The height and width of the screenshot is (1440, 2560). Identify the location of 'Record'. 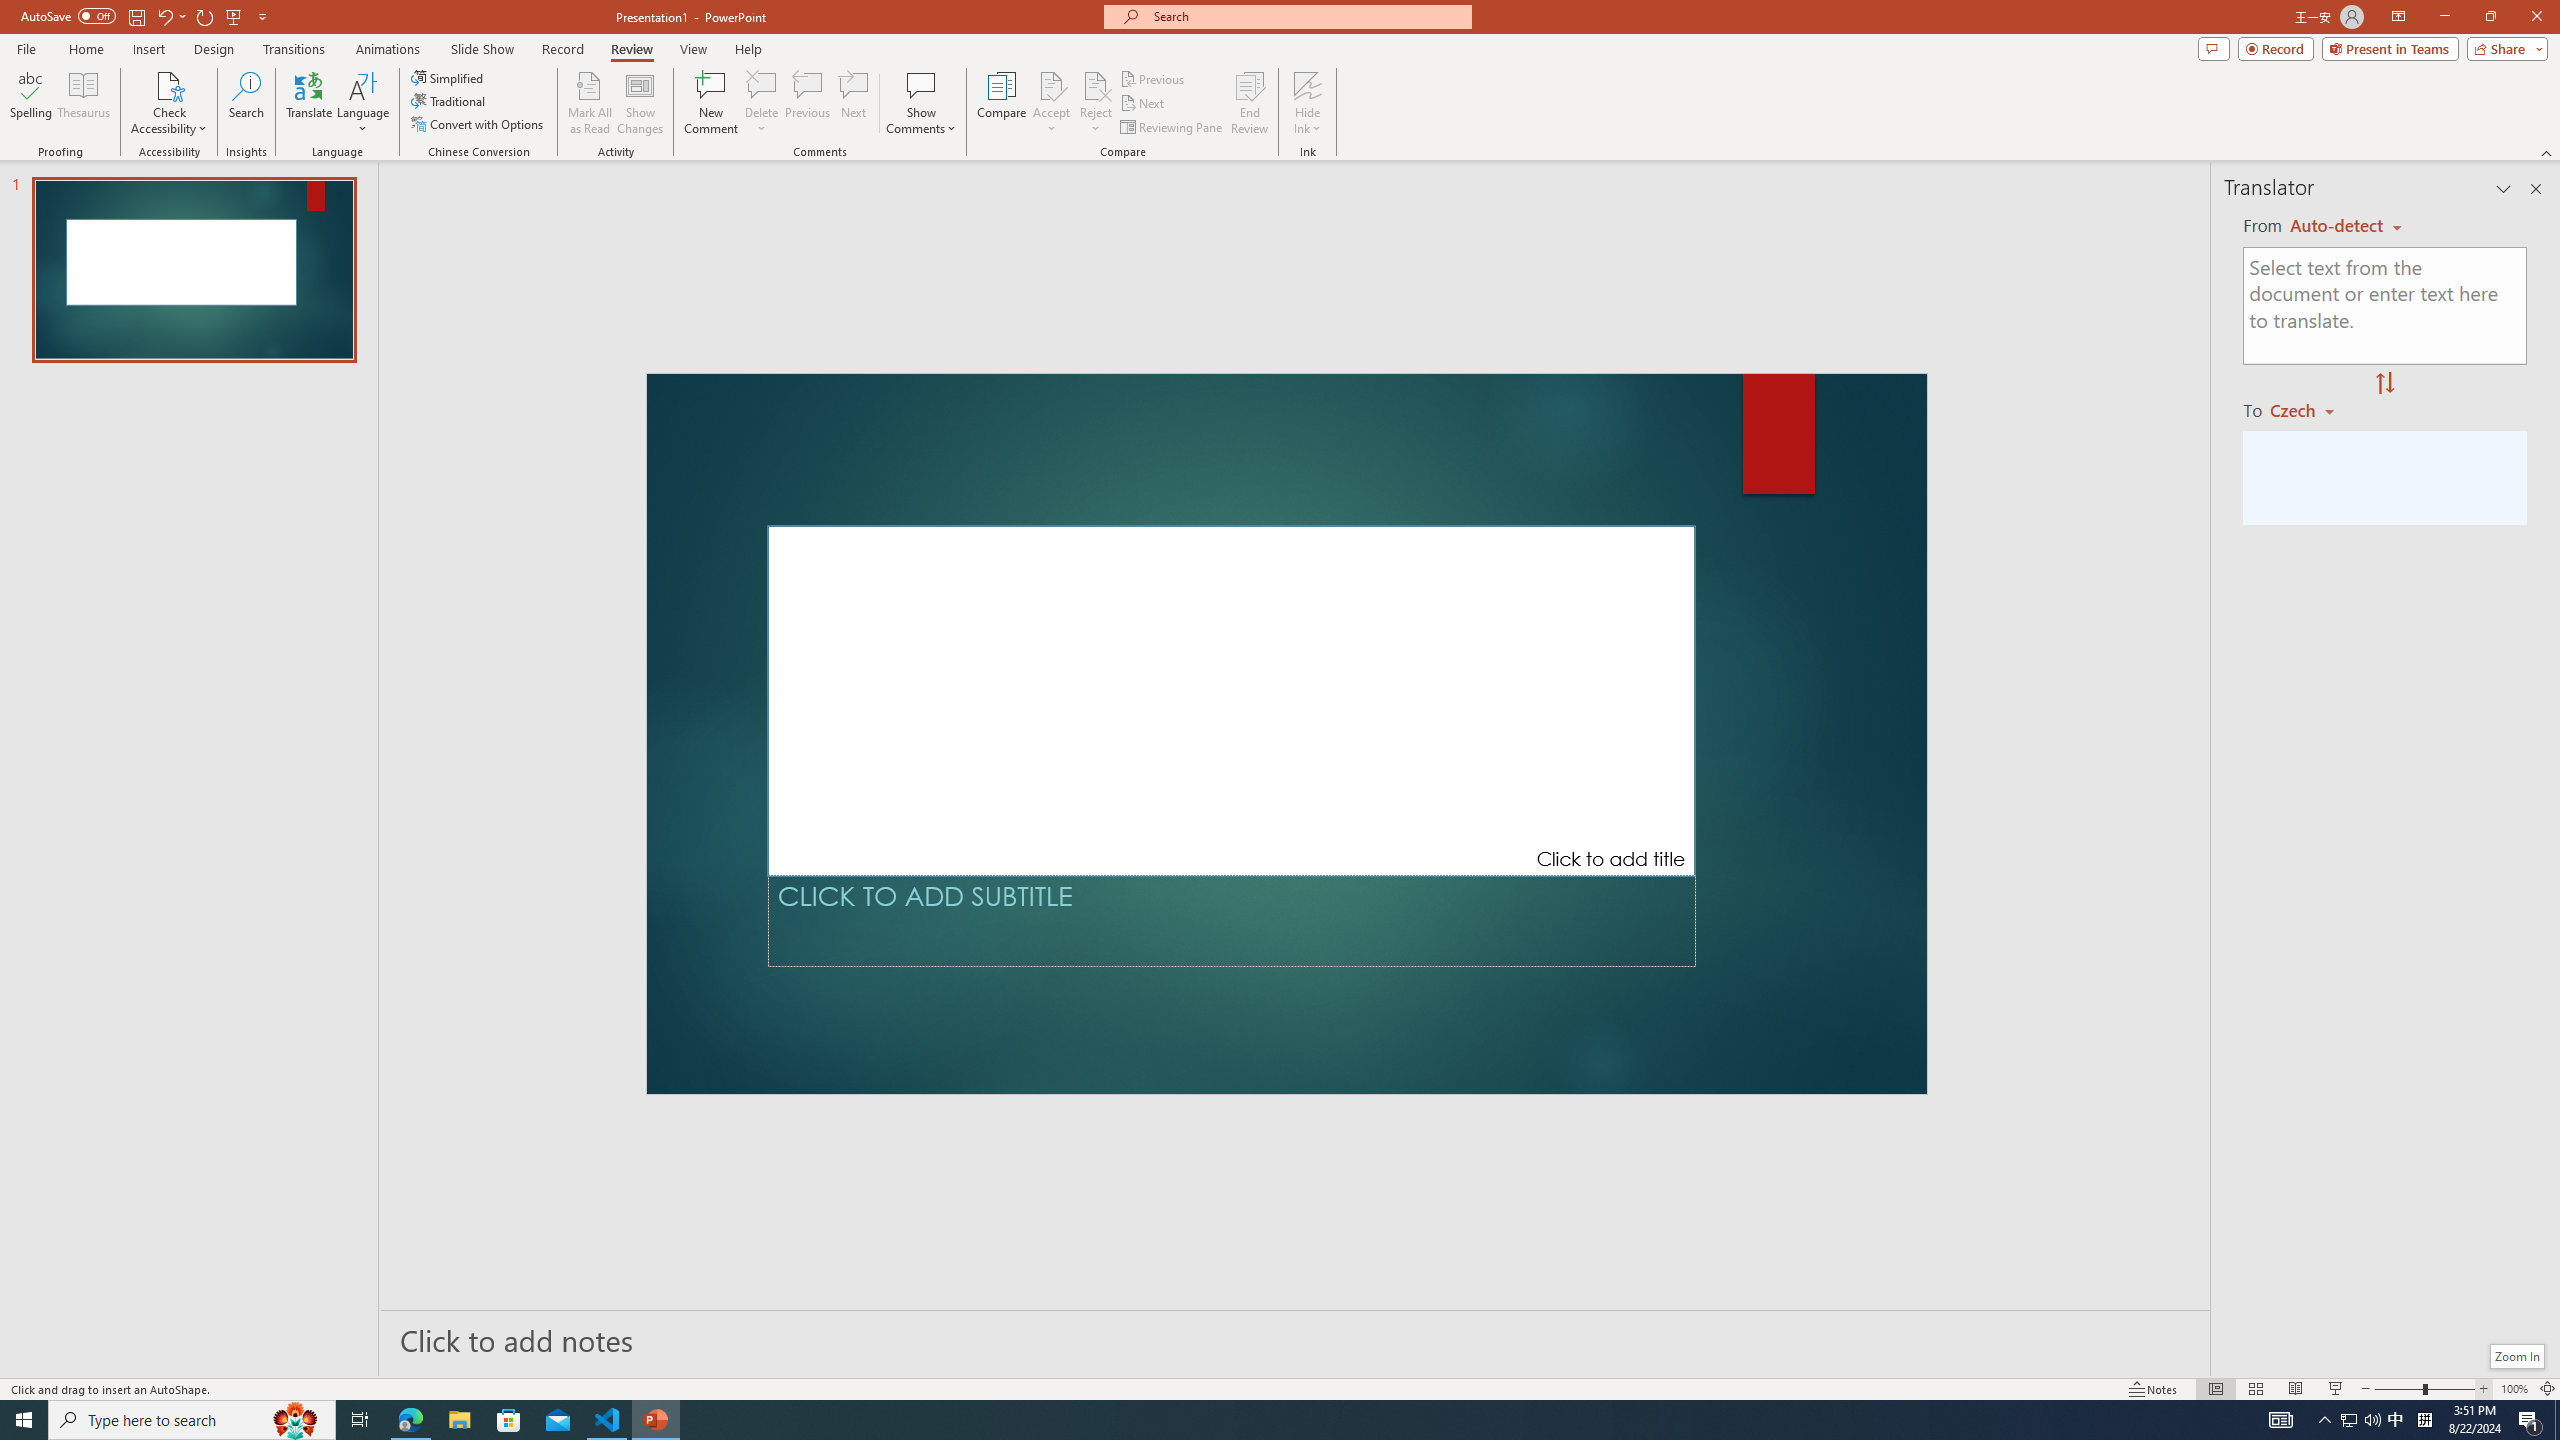
(2274, 47).